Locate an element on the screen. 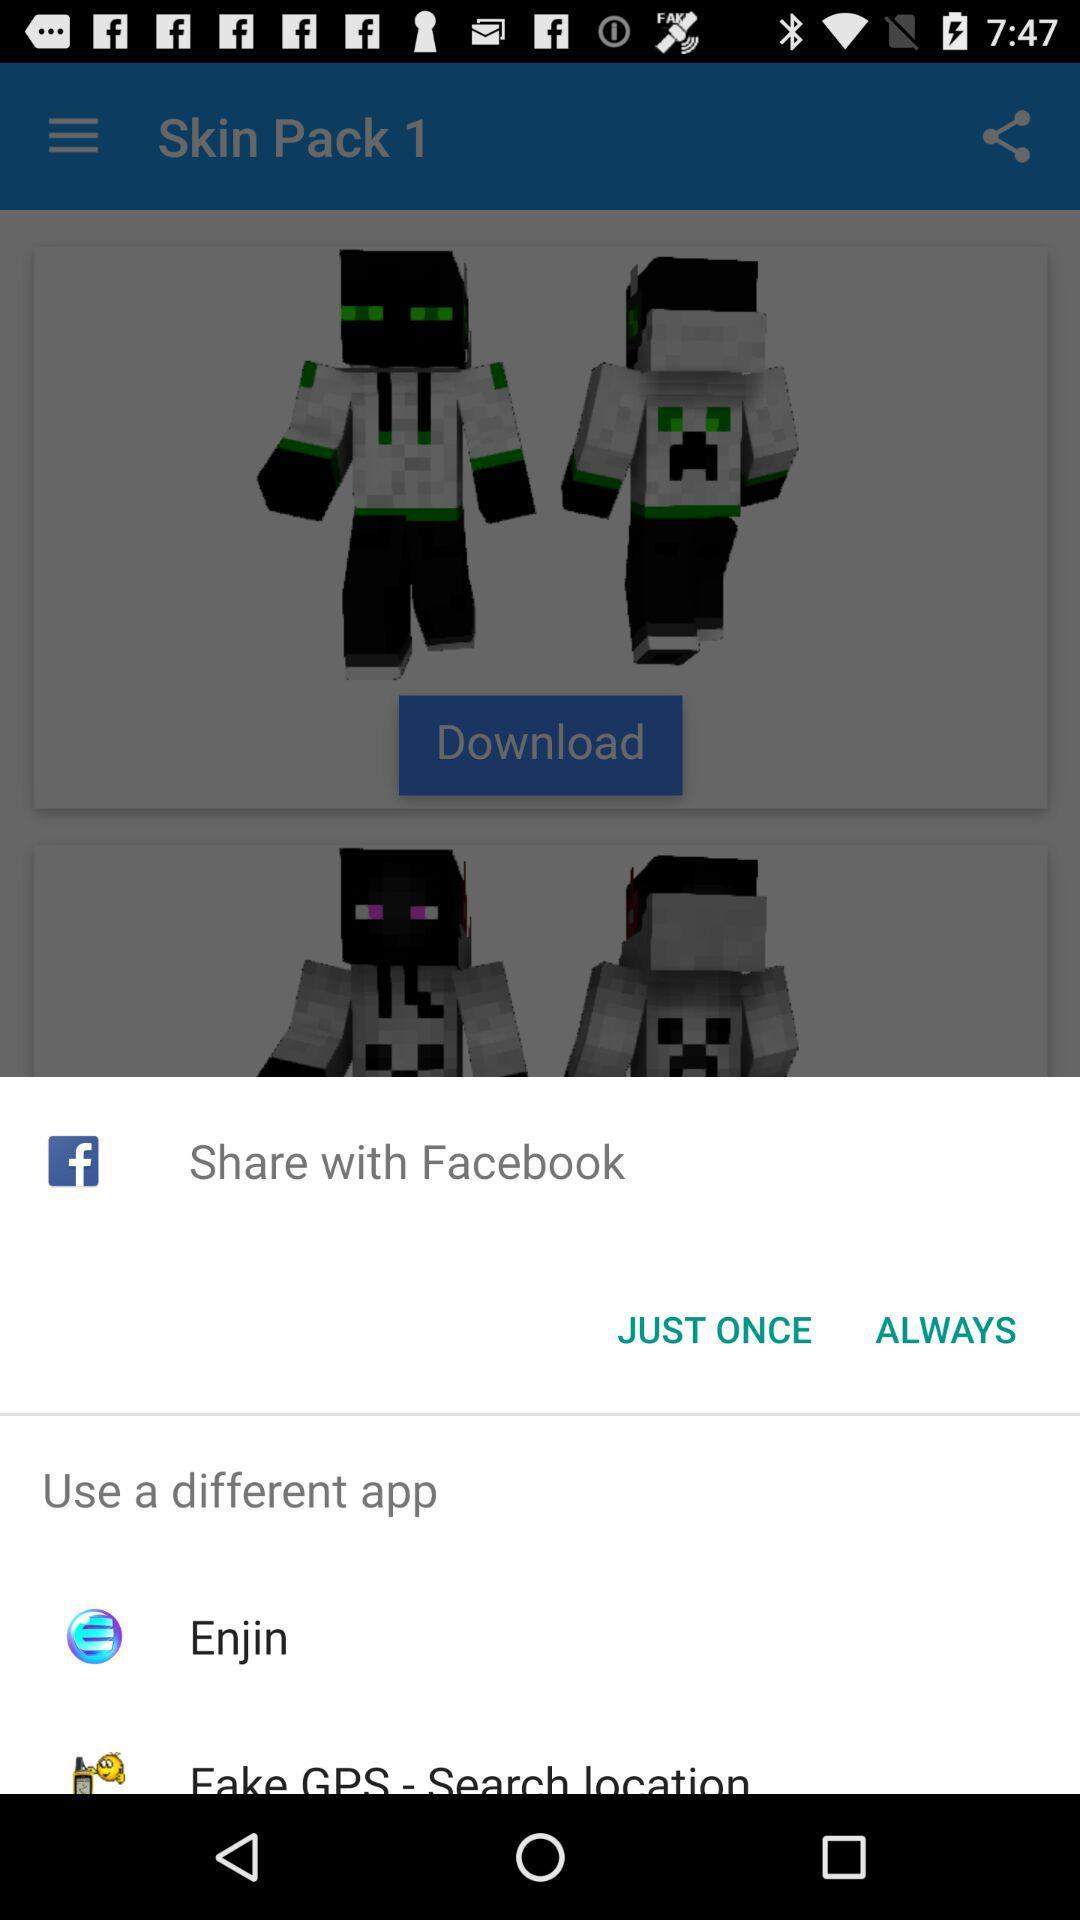 The image size is (1080, 1920). fake gps search icon is located at coordinates (470, 1772).